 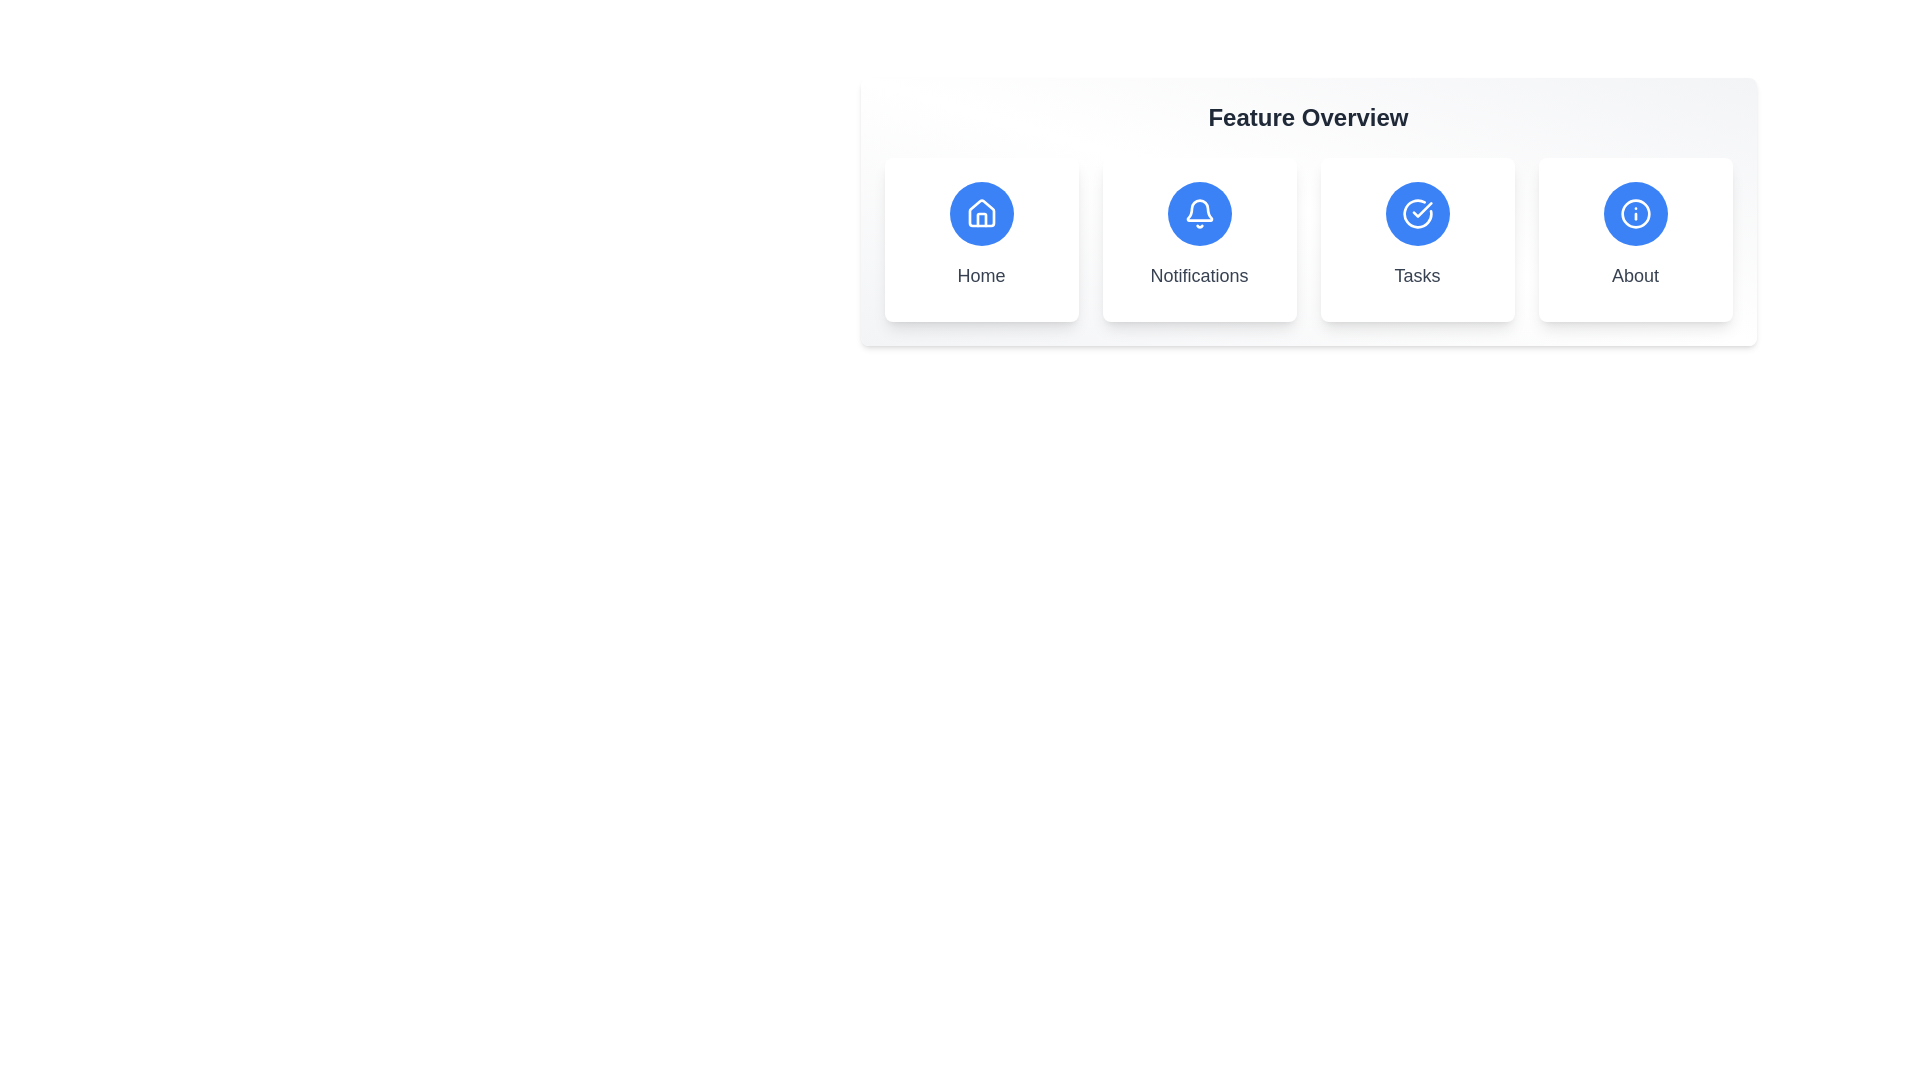 What do you see at coordinates (981, 238) in the screenshot?
I see `the first interactive card/button in the grid` at bounding box center [981, 238].